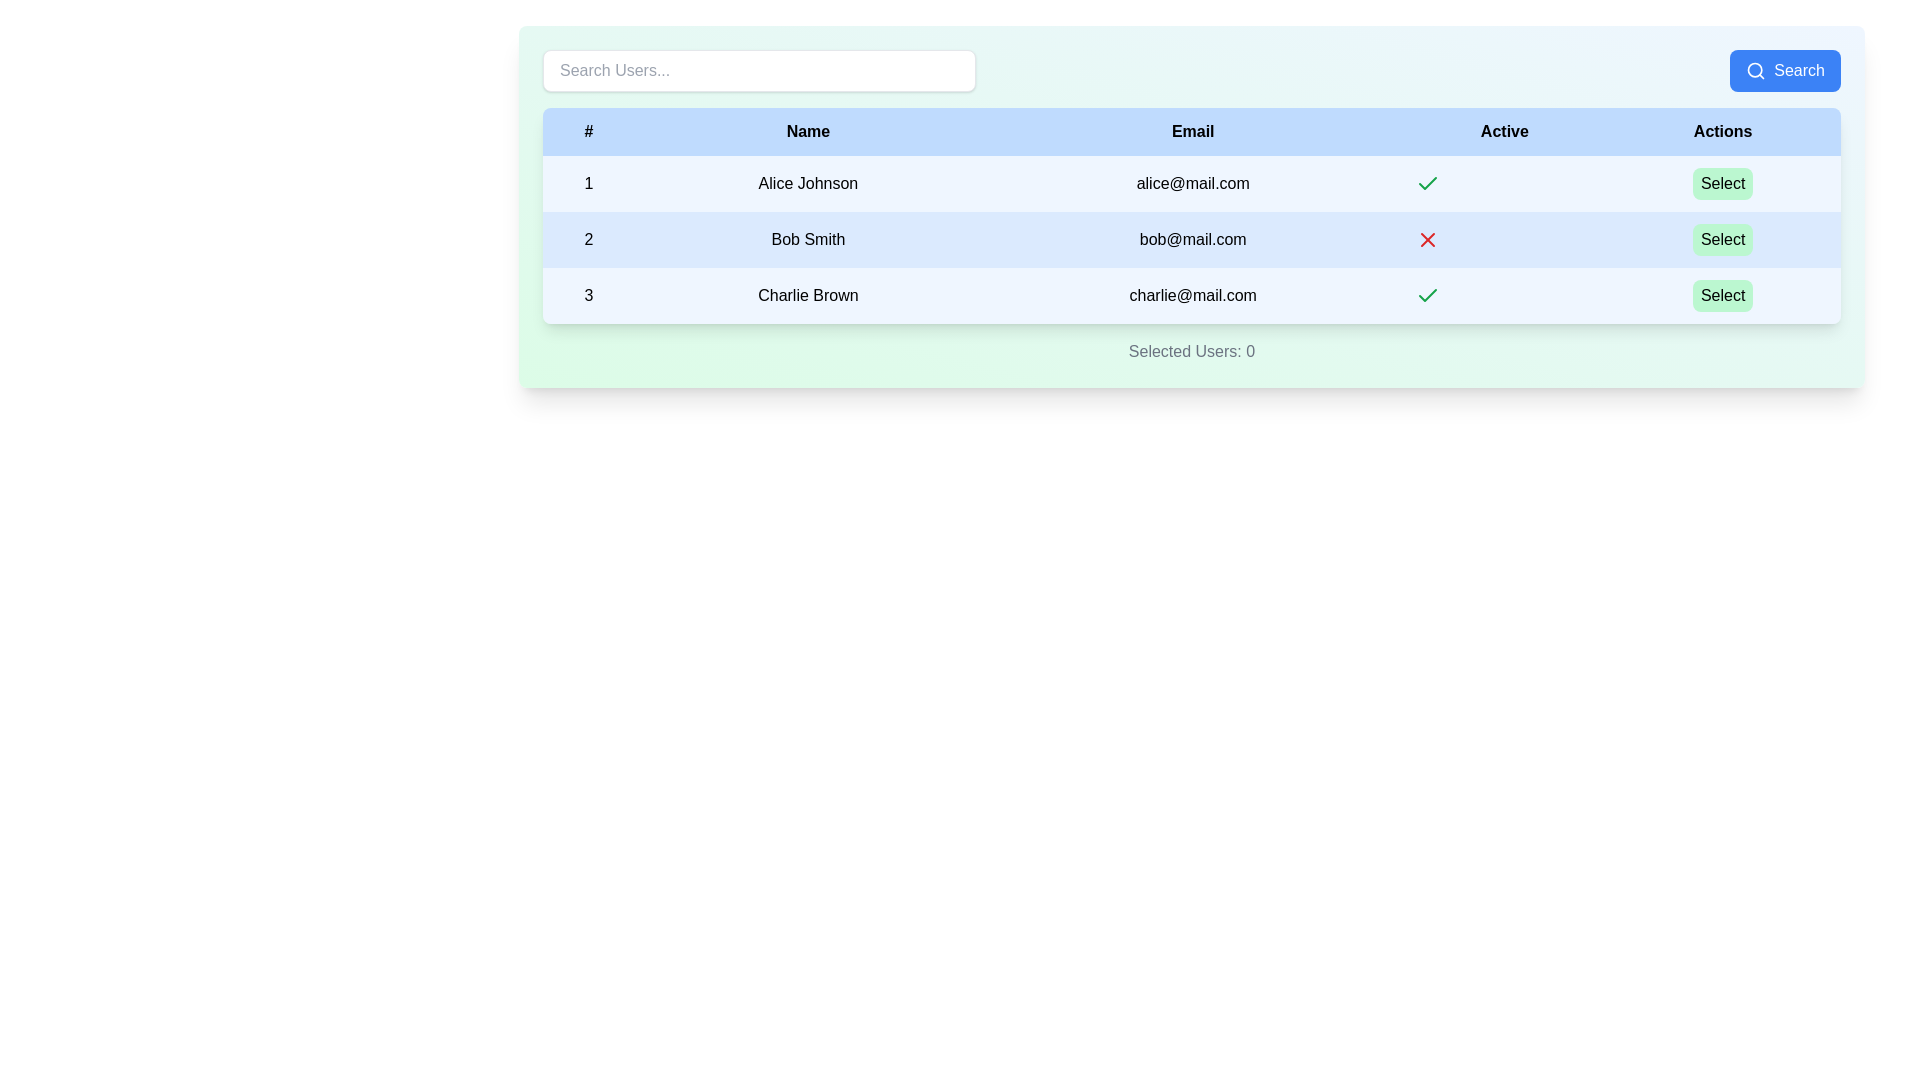 This screenshot has width=1920, height=1080. I want to click on the checkmark icon indicating that the user 'charlie@mail.com' is active, located in the 'Active' column of the bottom-most row in the table, to the left of the 'Select' button, so click(1427, 296).